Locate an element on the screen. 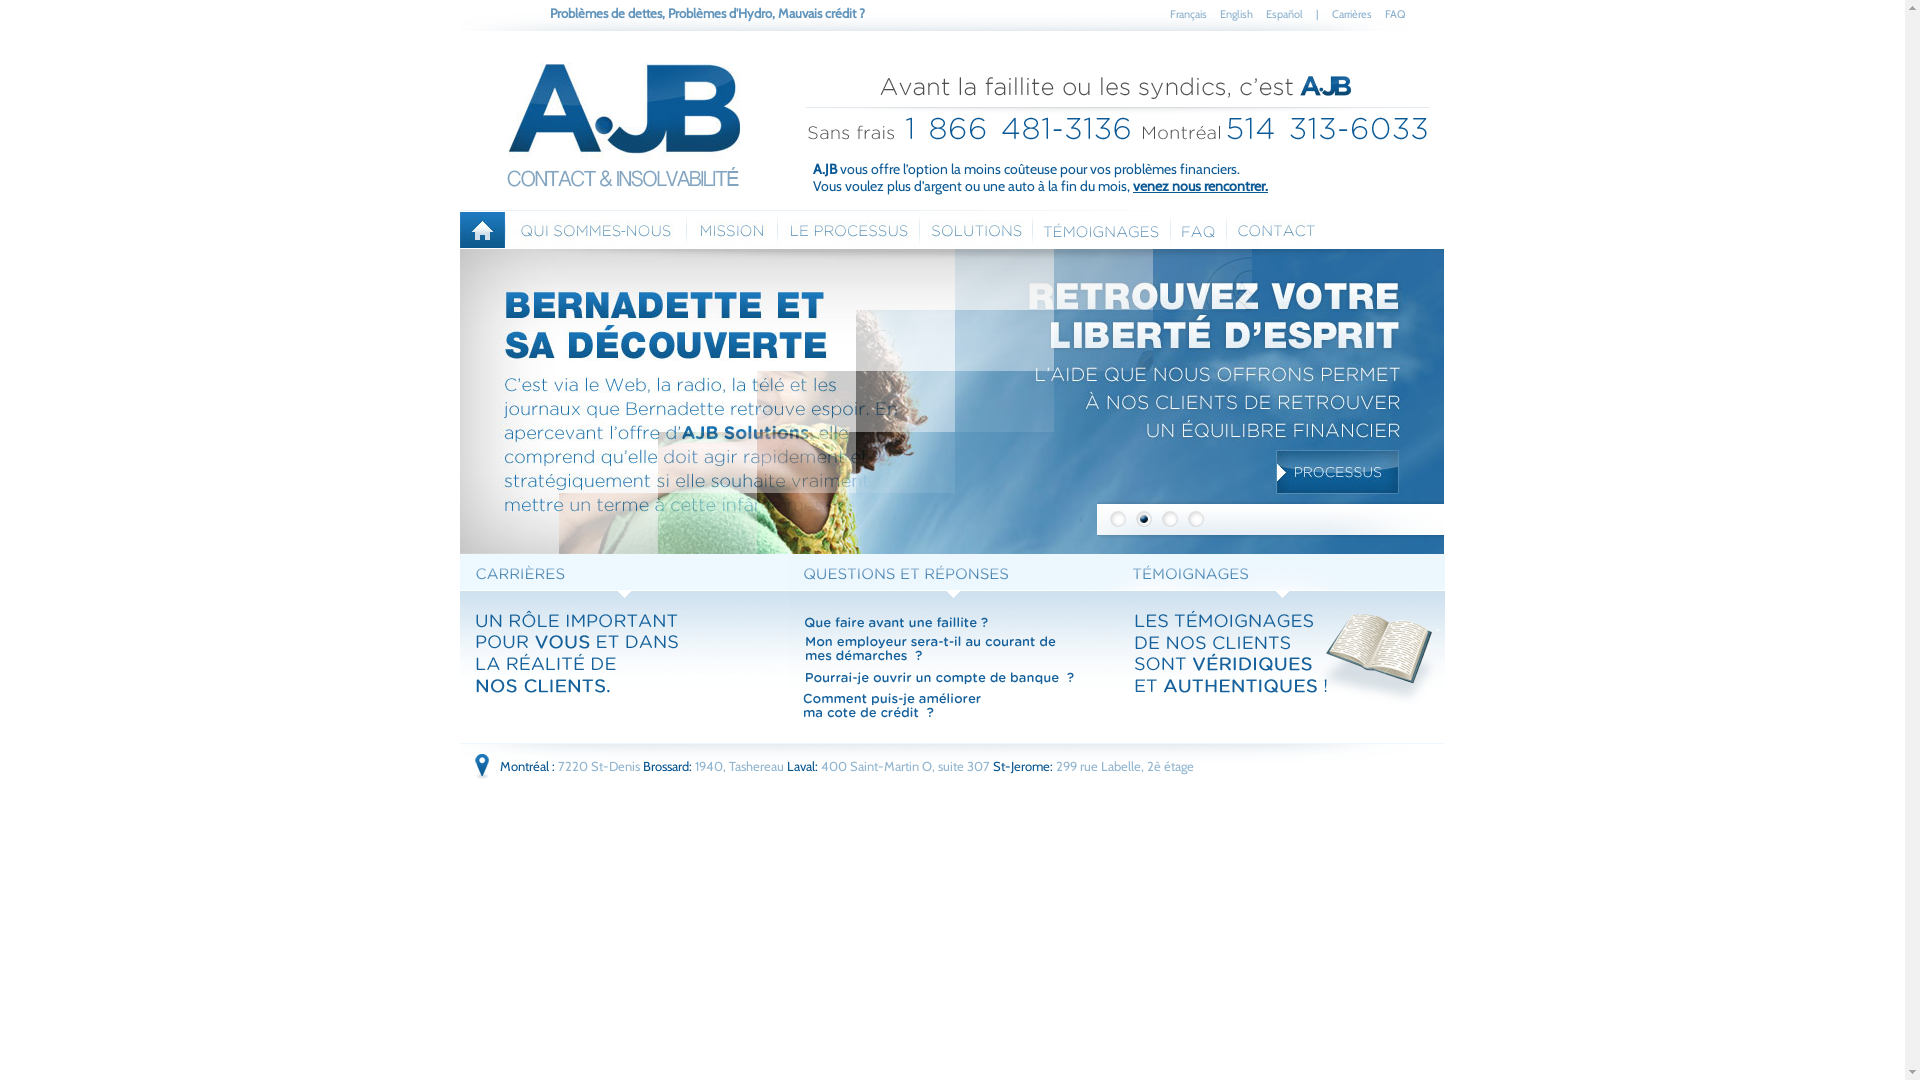 Image resolution: width=1920 pixels, height=1080 pixels. 'Brossard: 1940, Tashereau' is located at coordinates (715, 765).